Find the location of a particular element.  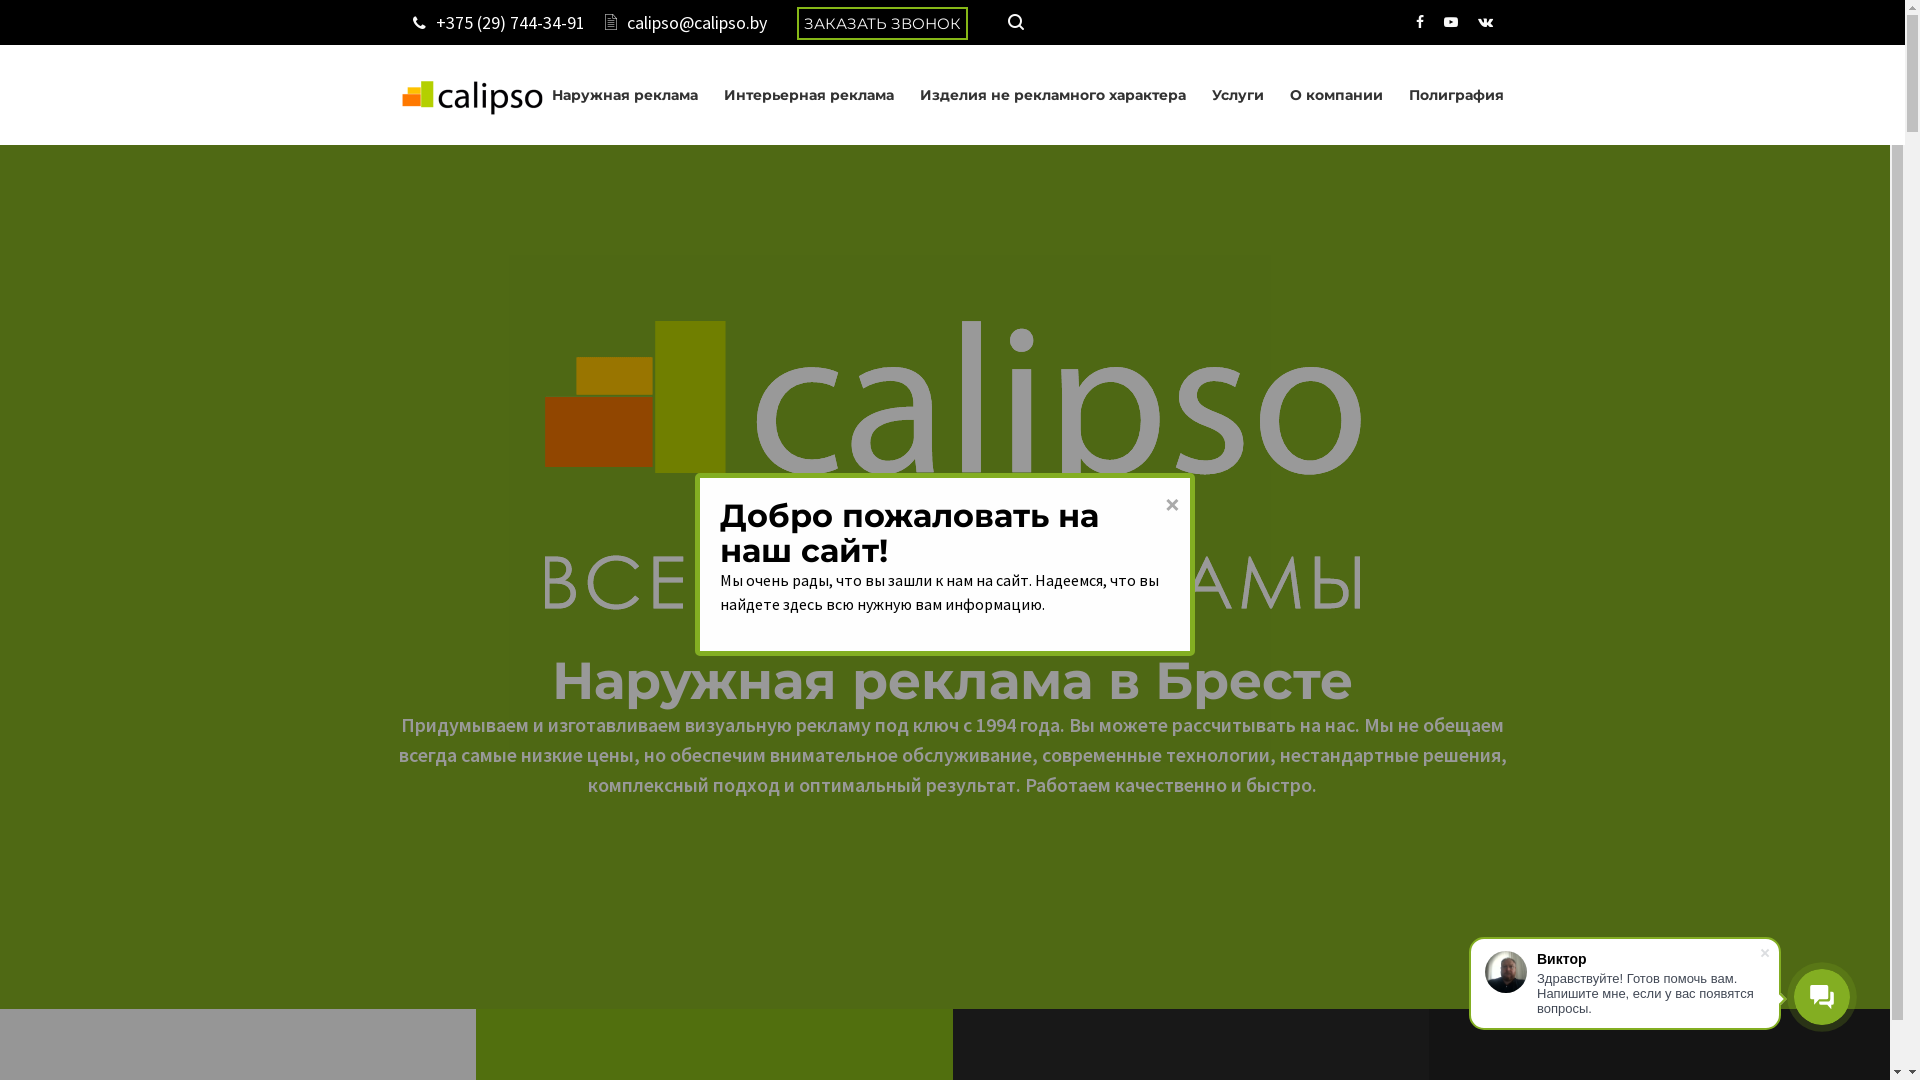

'calipso@calipso.by' is located at coordinates (696, 22).